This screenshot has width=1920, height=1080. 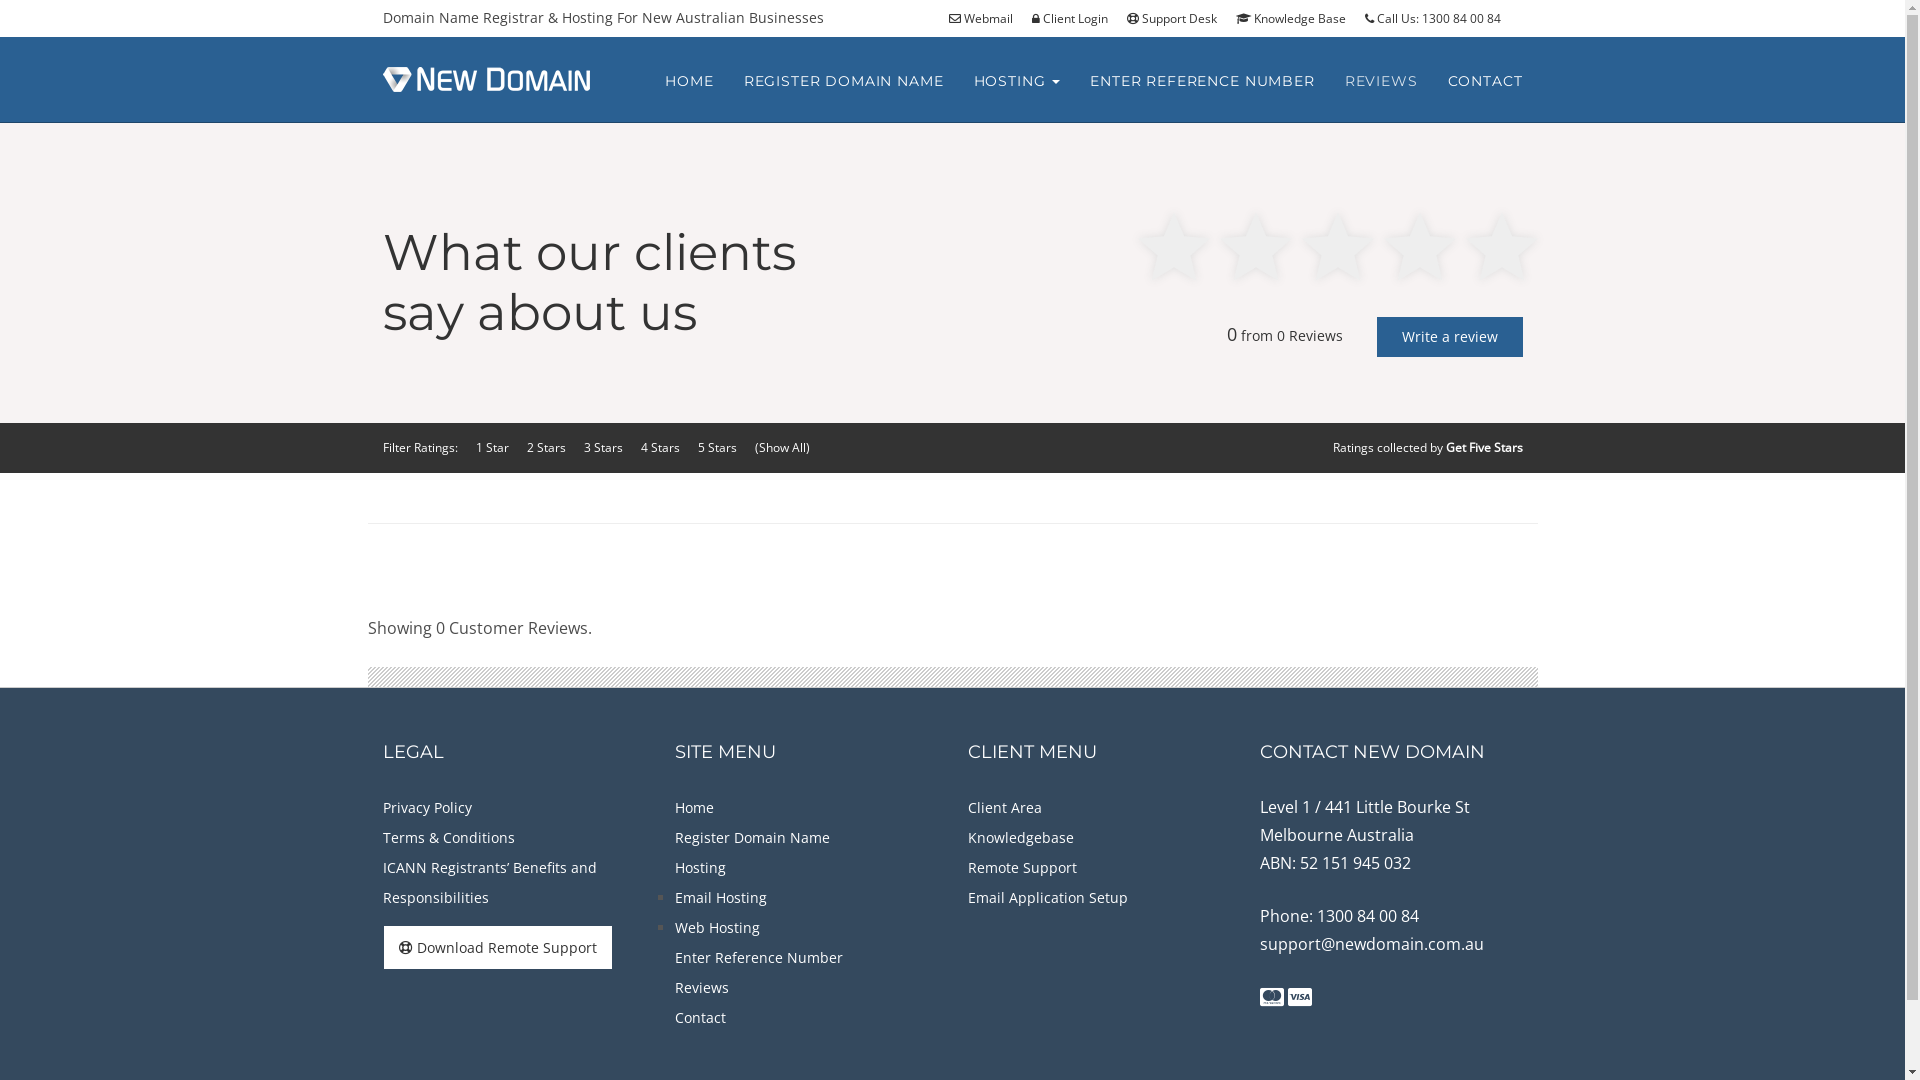 What do you see at coordinates (987, 18) in the screenshot?
I see `'Webmail'` at bounding box center [987, 18].